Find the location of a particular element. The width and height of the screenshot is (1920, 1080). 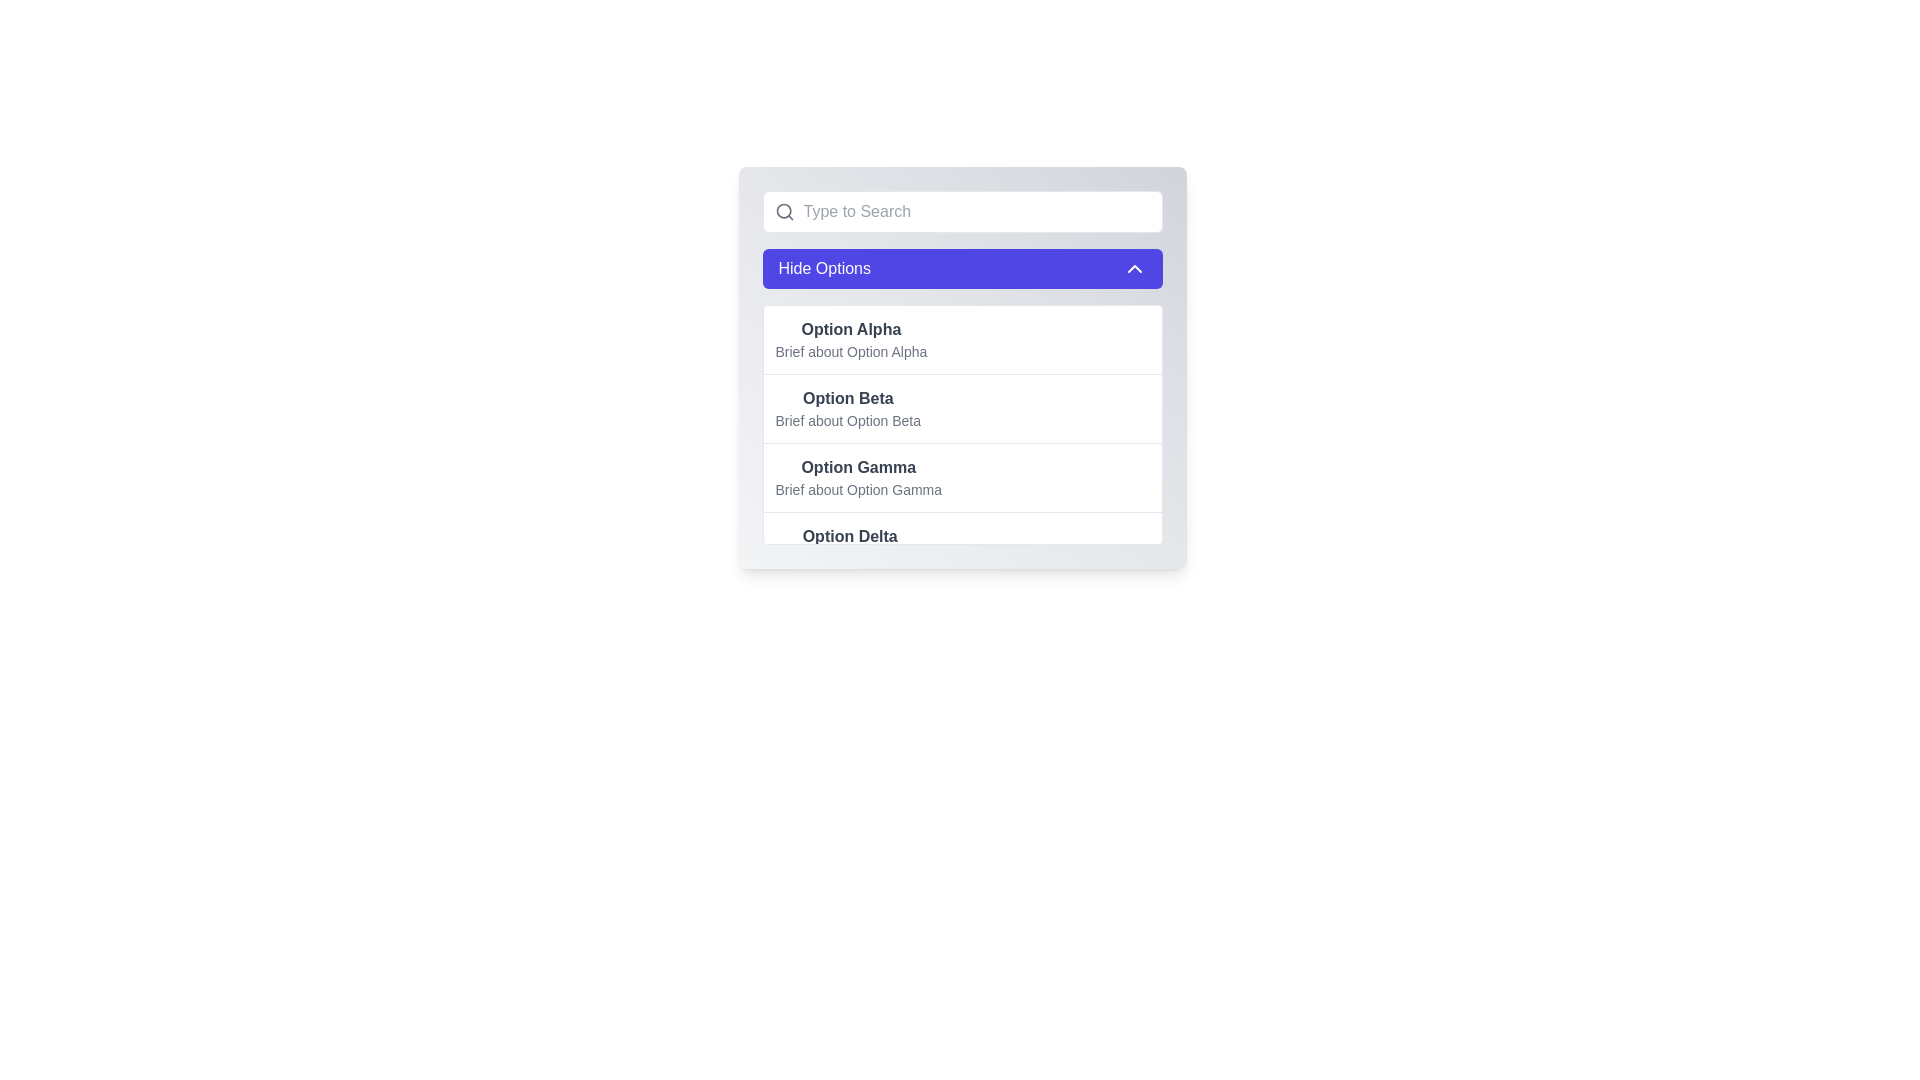

the informational Text Label that describes 'Option Alpha', located under the 'Hide Options' section is located at coordinates (851, 350).